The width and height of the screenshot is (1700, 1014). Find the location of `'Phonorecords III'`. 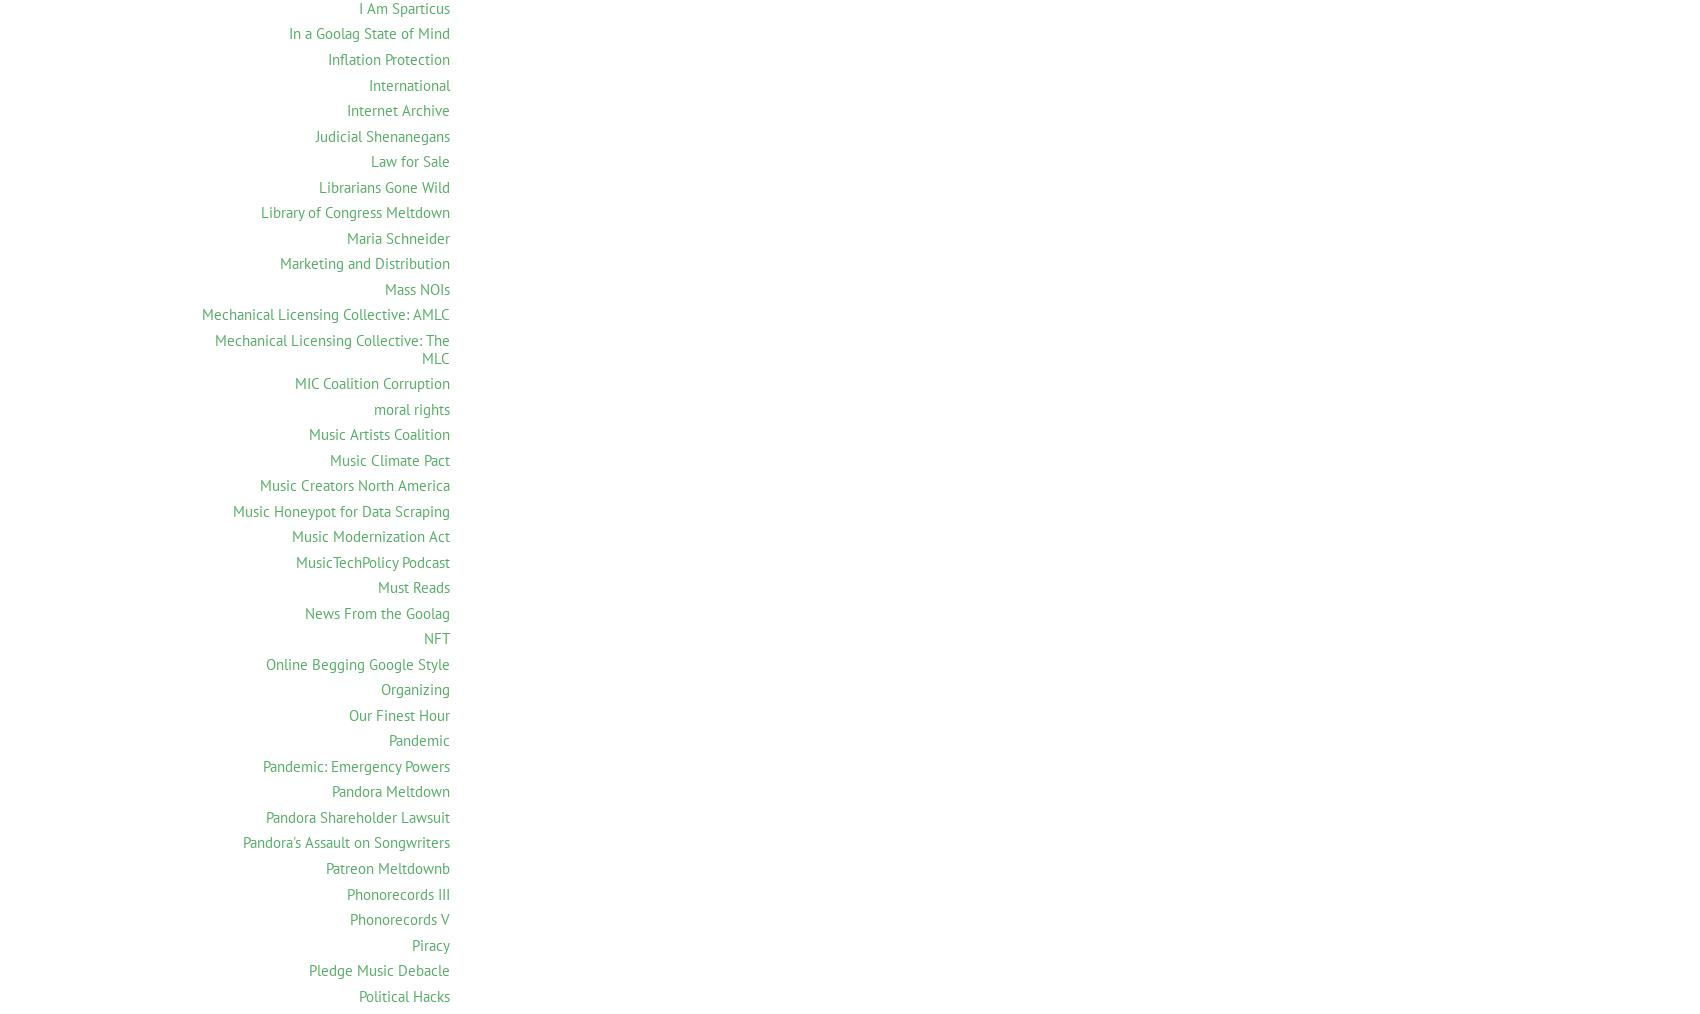

'Phonorecords III' is located at coordinates (397, 892).